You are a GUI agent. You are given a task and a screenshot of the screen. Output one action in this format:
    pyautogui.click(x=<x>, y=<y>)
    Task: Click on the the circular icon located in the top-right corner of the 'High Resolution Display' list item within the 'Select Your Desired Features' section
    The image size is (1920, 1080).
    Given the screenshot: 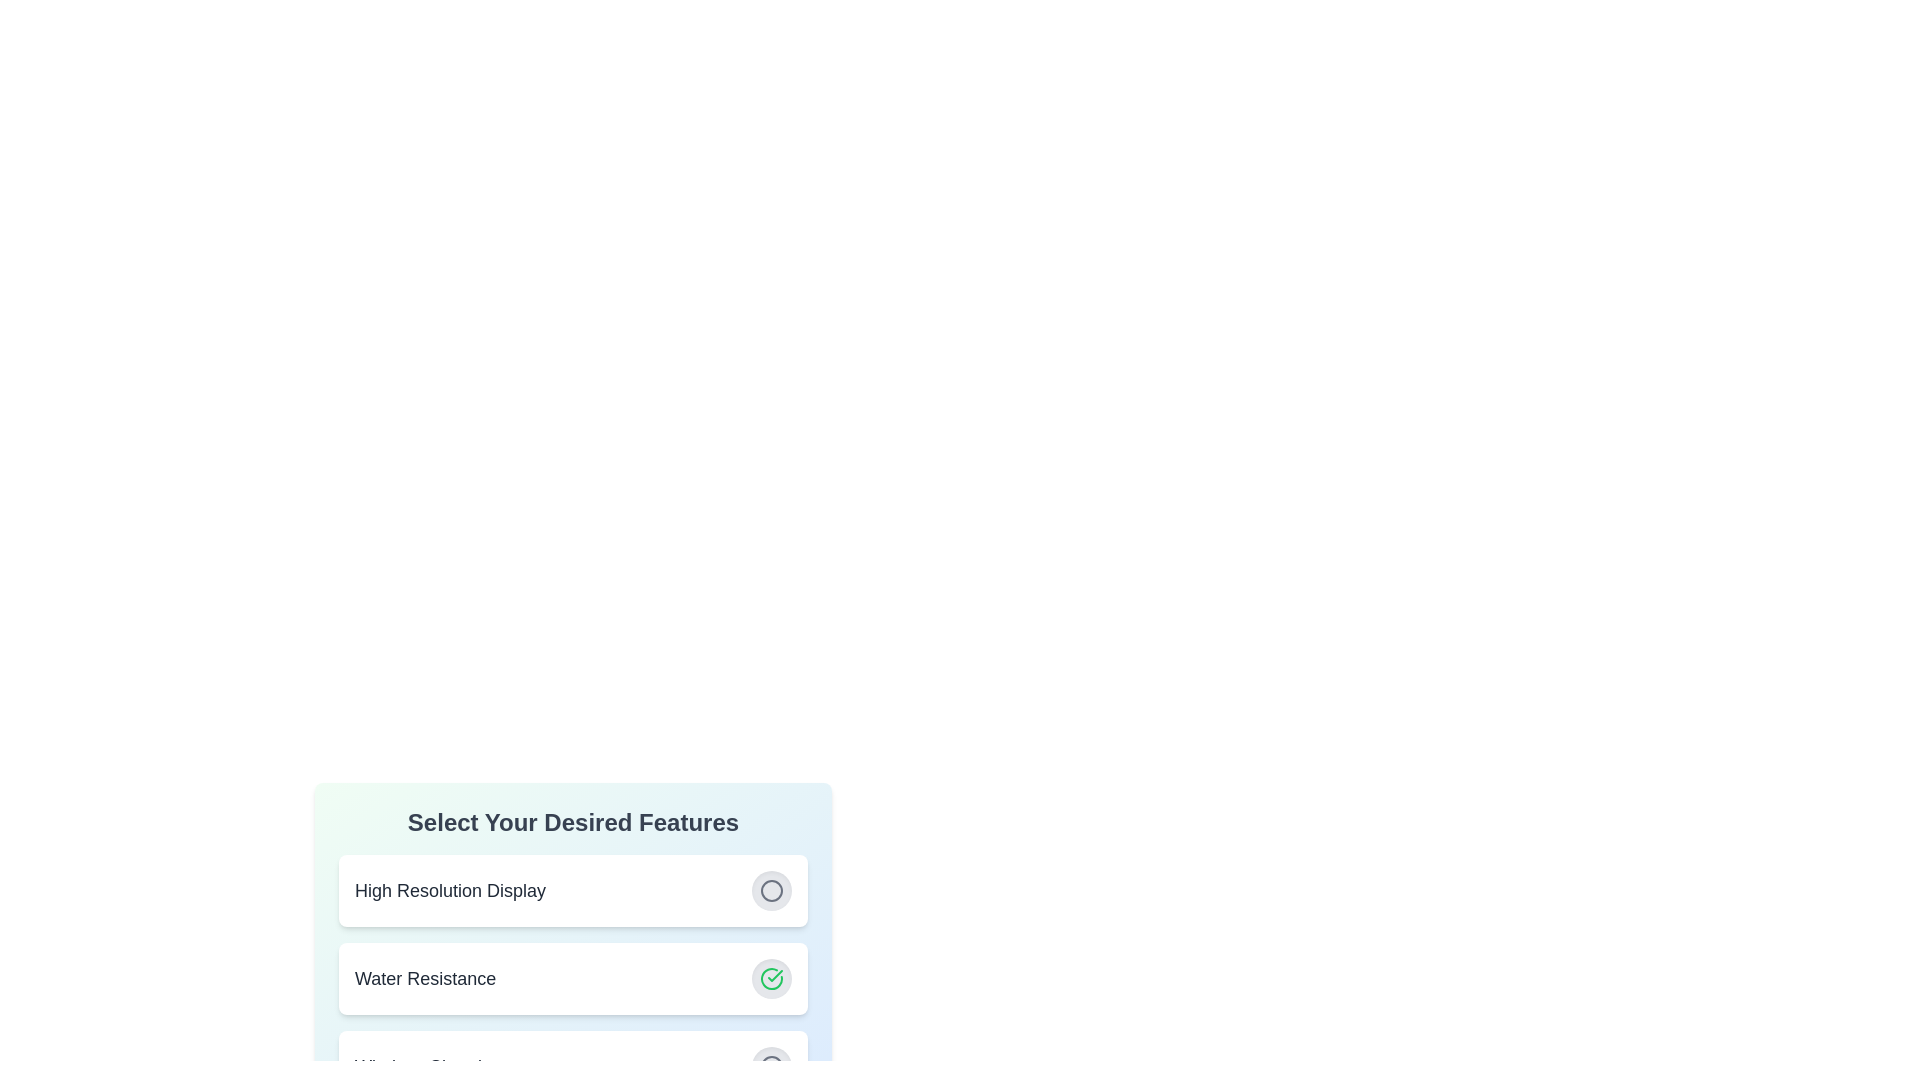 What is the action you would take?
    pyautogui.click(x=771, y=890)
    